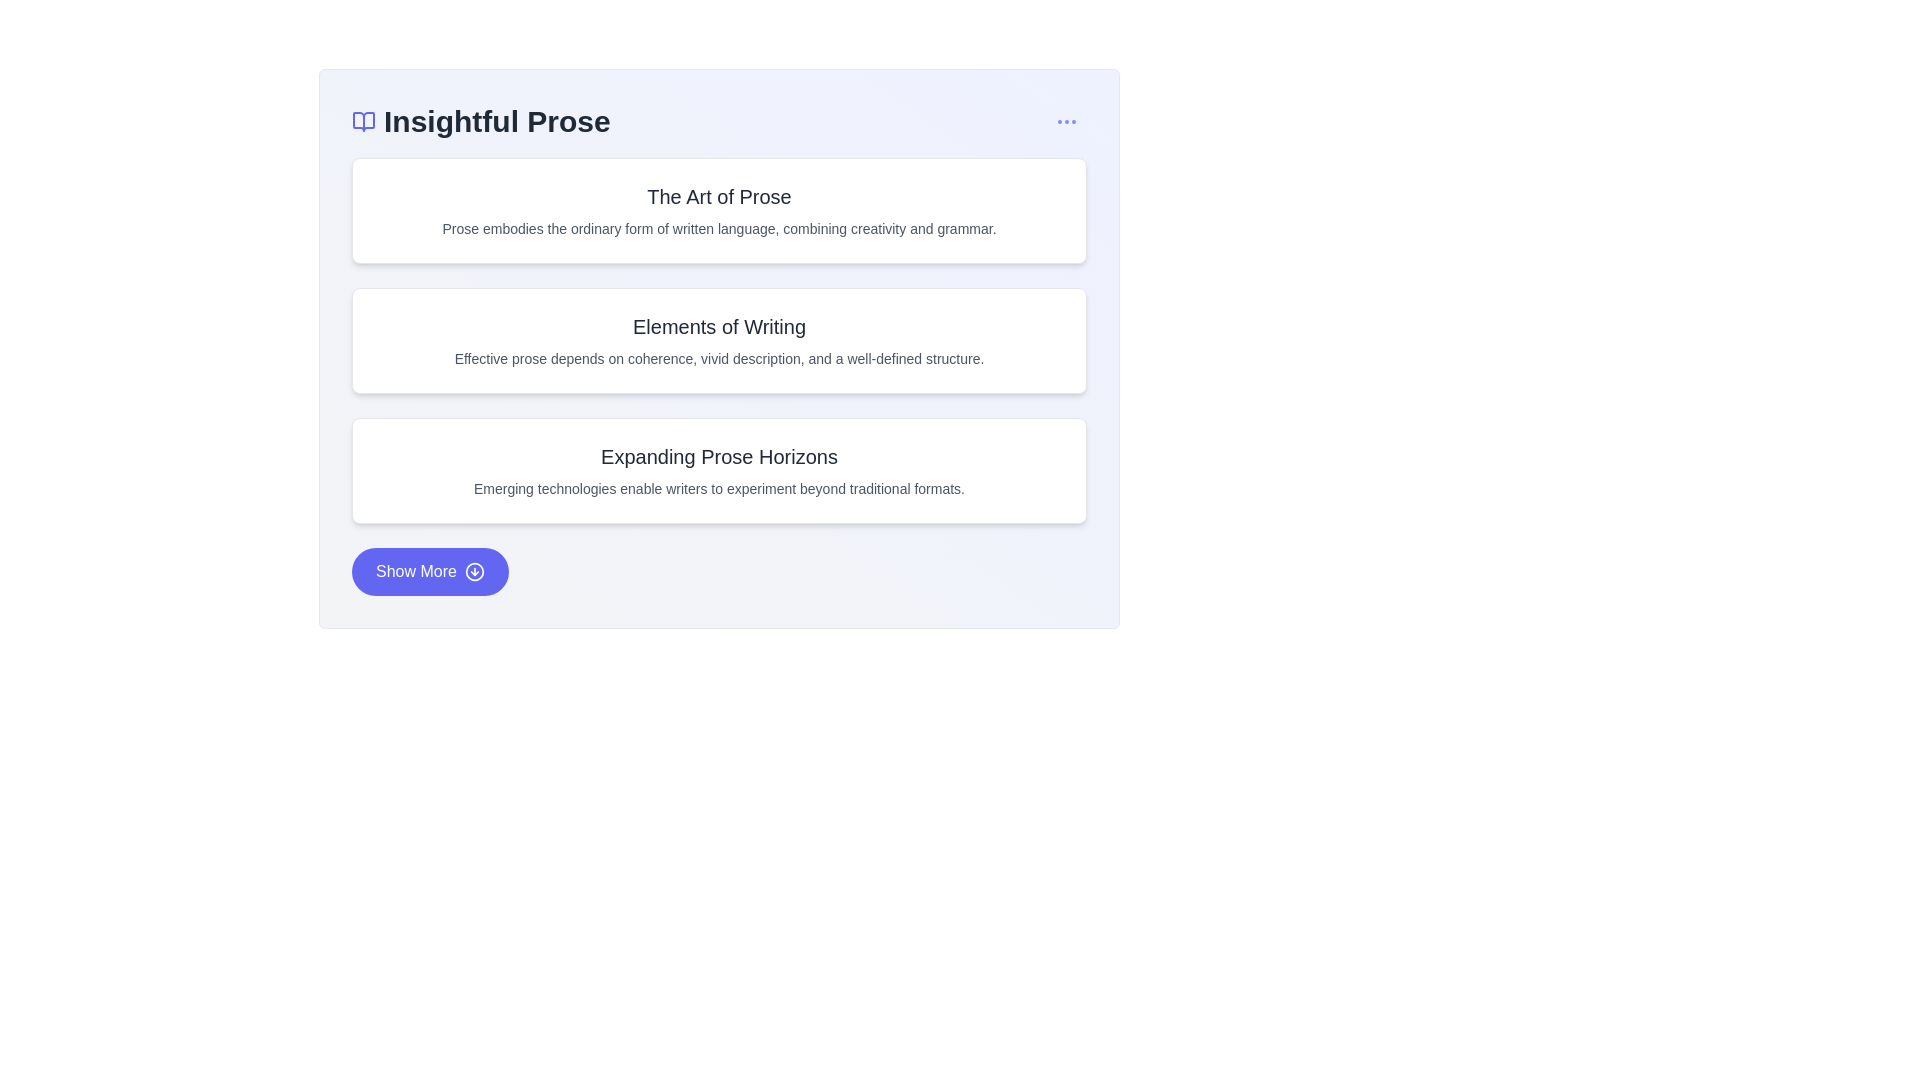 The width and height of the screenshot is (1920, 1080). Describe the element at coordinates (1065, 122) in the screenshot. I see `the button located at the top-right corner of the 'Insightful Prose' section` at that location.